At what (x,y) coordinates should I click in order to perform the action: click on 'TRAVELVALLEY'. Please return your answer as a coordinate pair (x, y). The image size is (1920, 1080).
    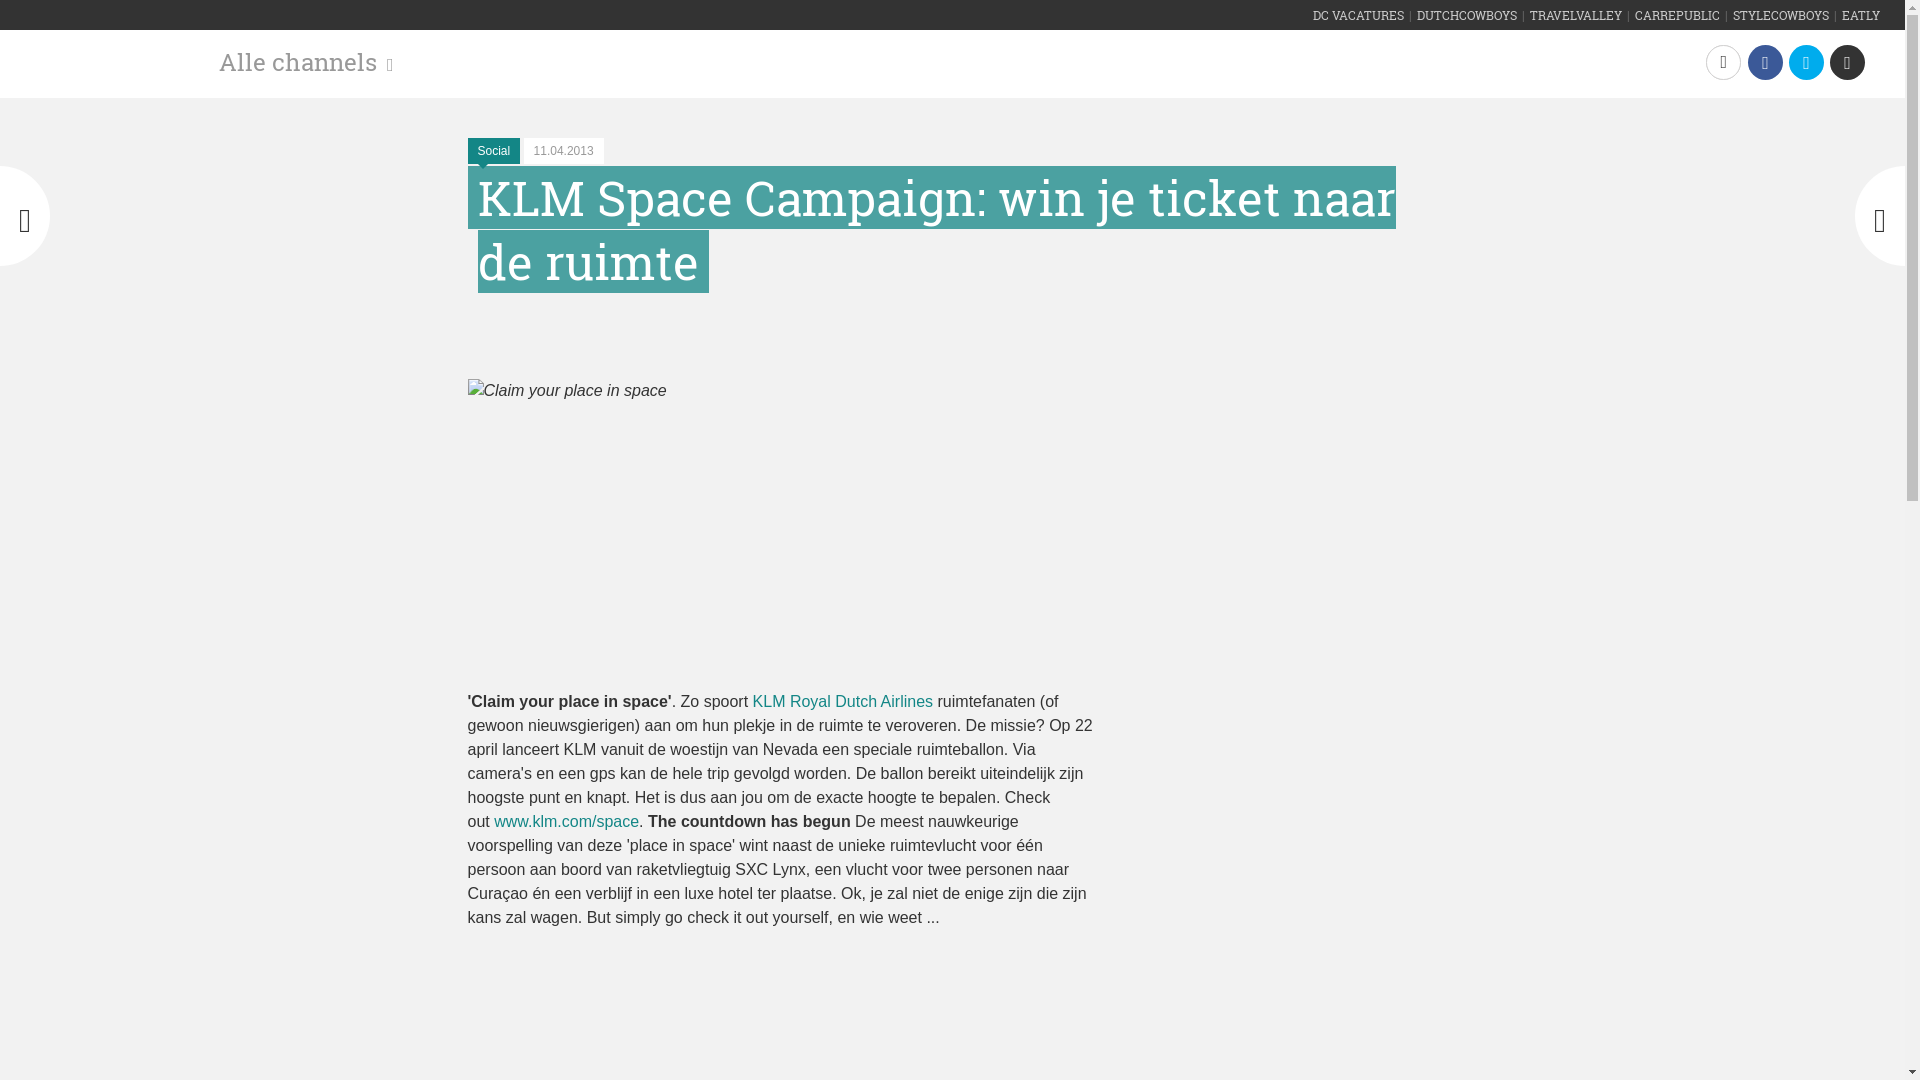
    Looking at the image, I should click on (1574, 15).